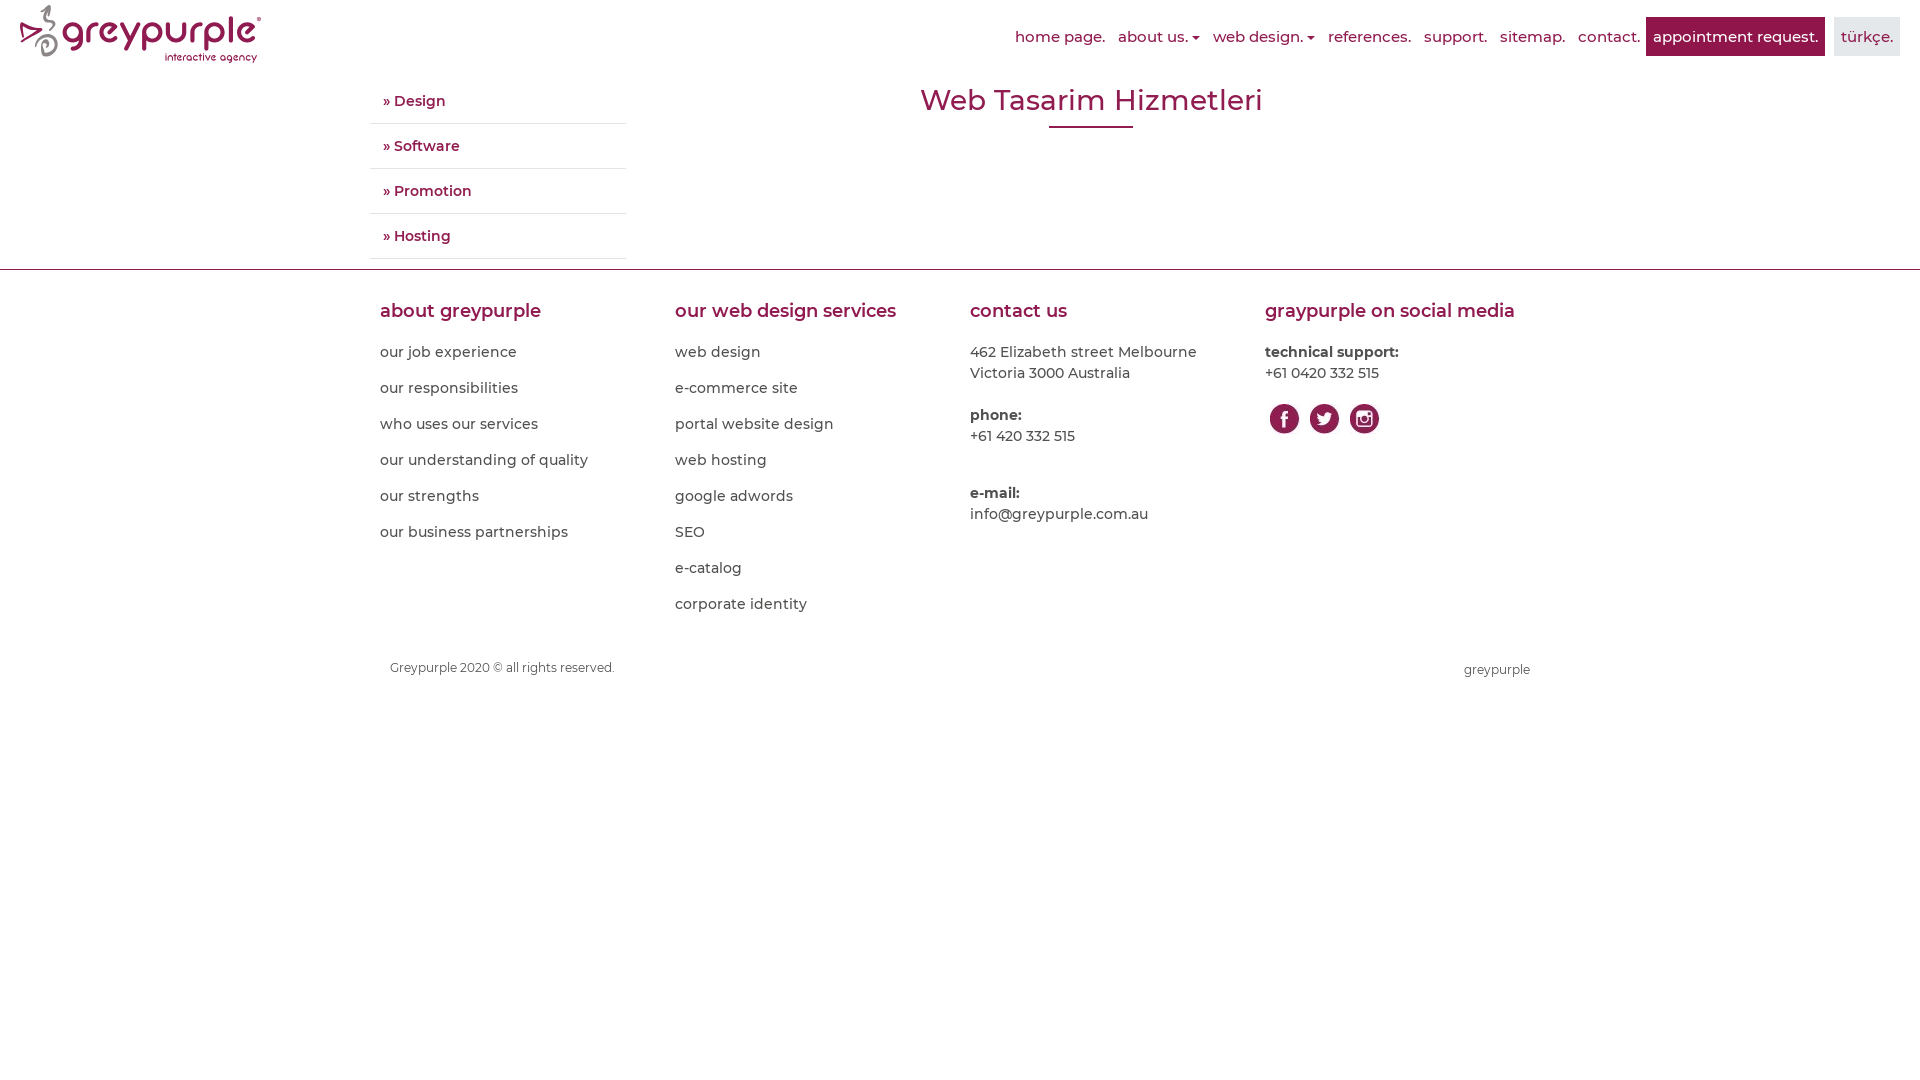  I want to click on 'SEO', so click(675, 531).